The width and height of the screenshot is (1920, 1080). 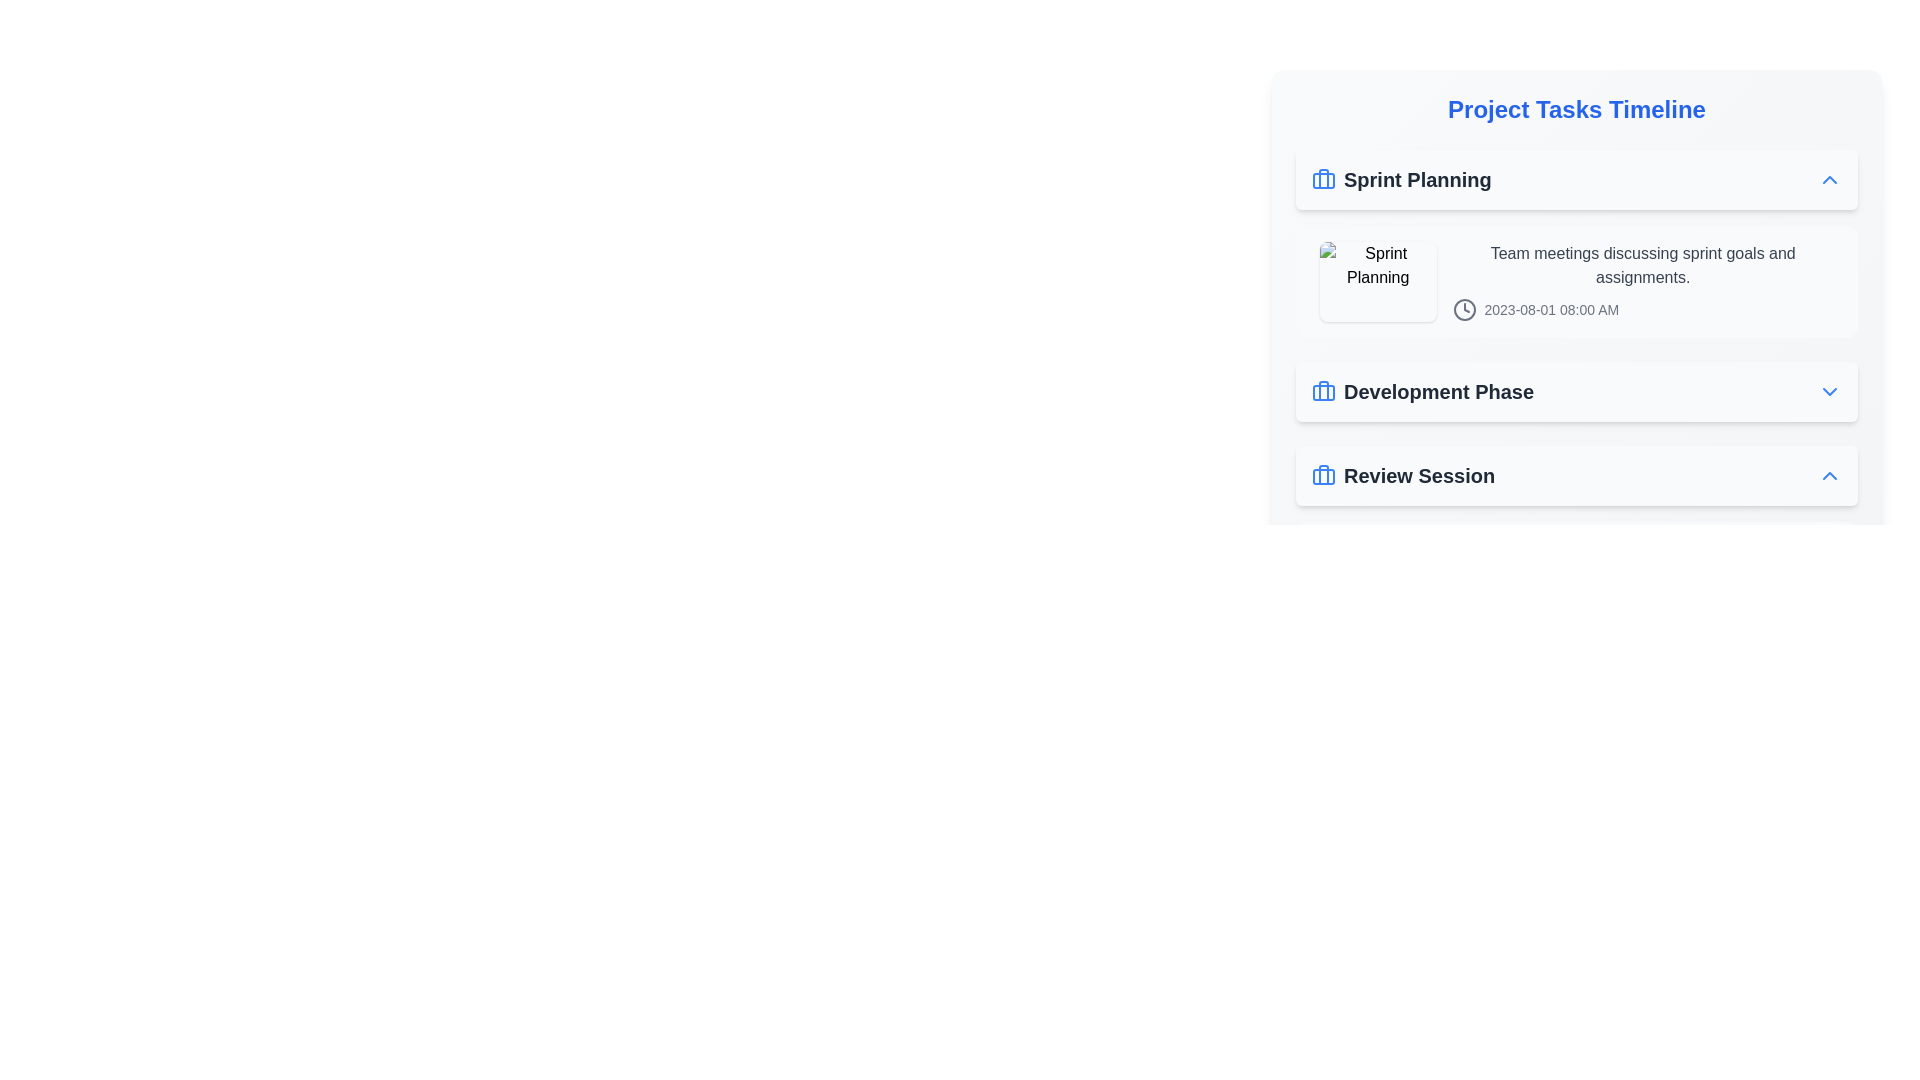 What do you see at coordinates (1418, 475) in the screenshot?
I see `text from the 'Review Session' label, which is a prominent text label at the bottom of the 'Project Tasks Timeline' section` at bounding box center [1418, 475].